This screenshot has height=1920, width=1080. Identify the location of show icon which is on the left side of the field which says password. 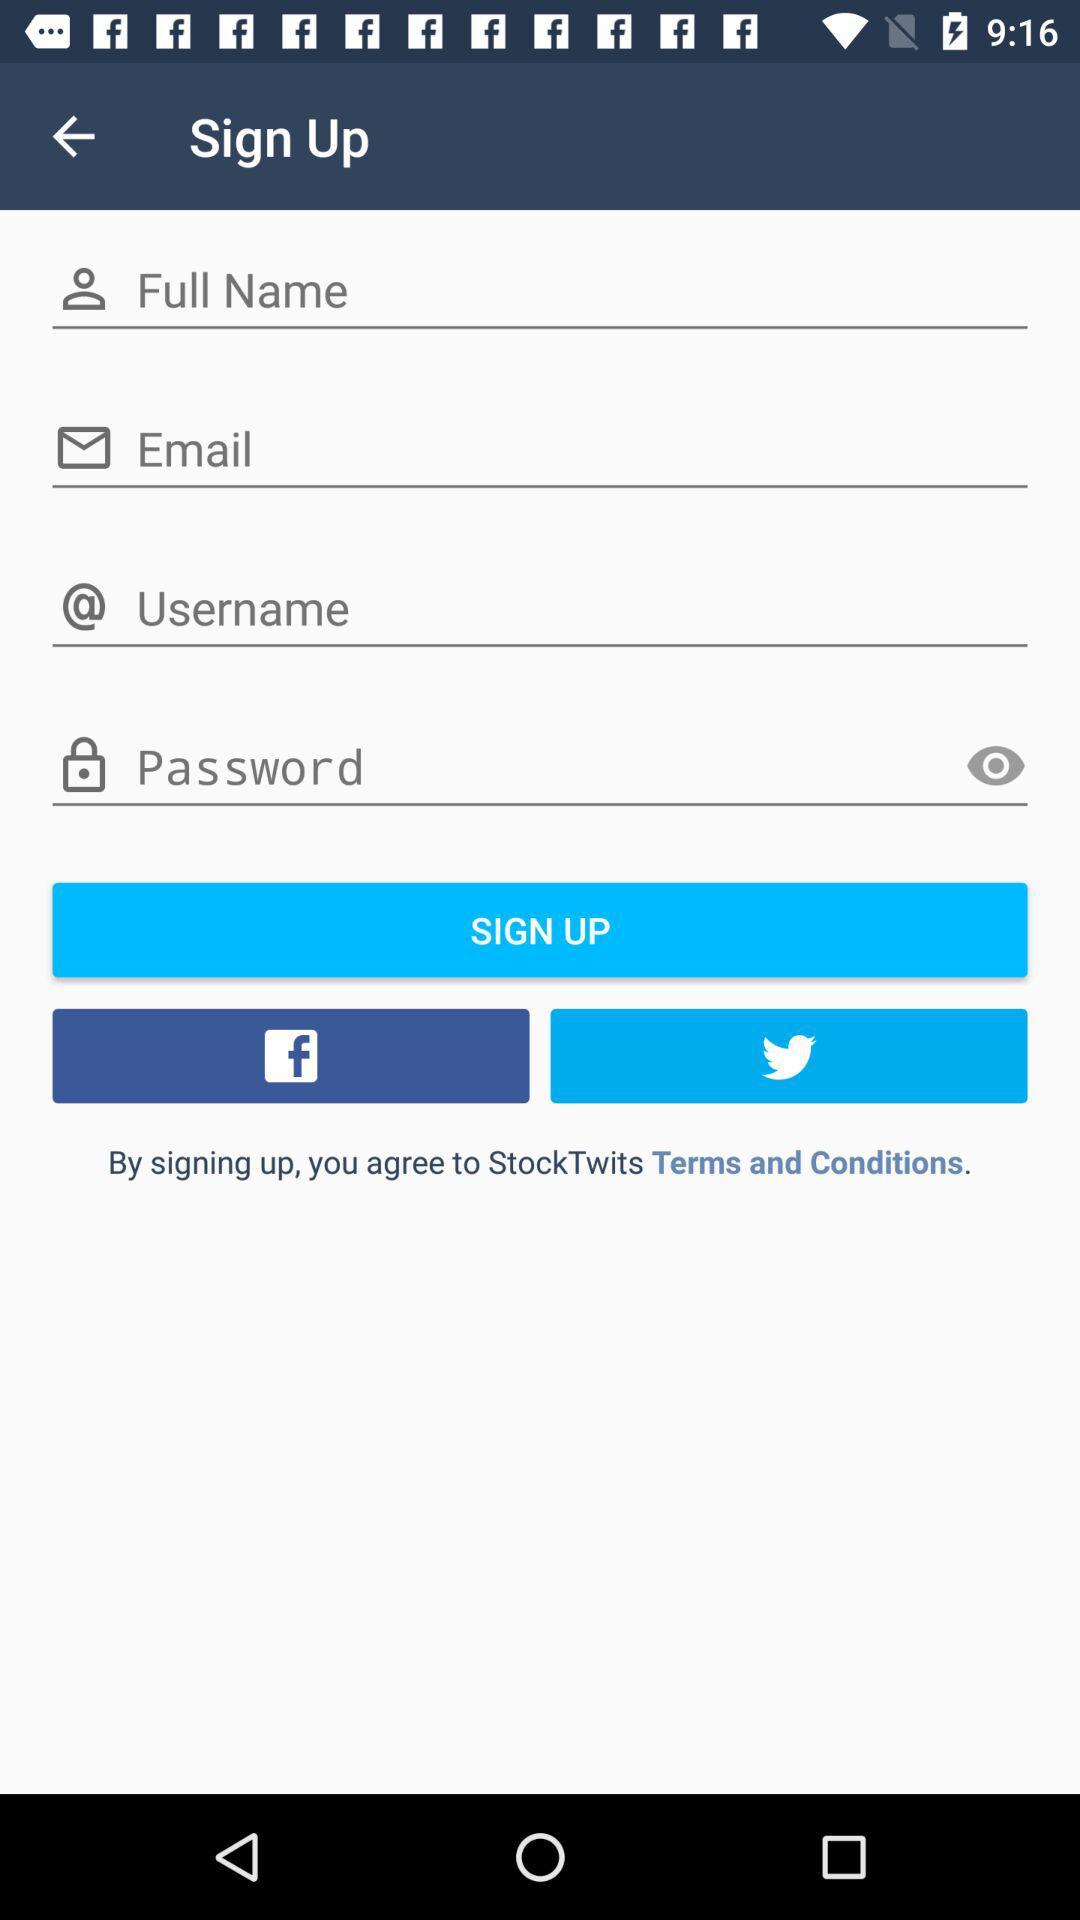
(995, 766).